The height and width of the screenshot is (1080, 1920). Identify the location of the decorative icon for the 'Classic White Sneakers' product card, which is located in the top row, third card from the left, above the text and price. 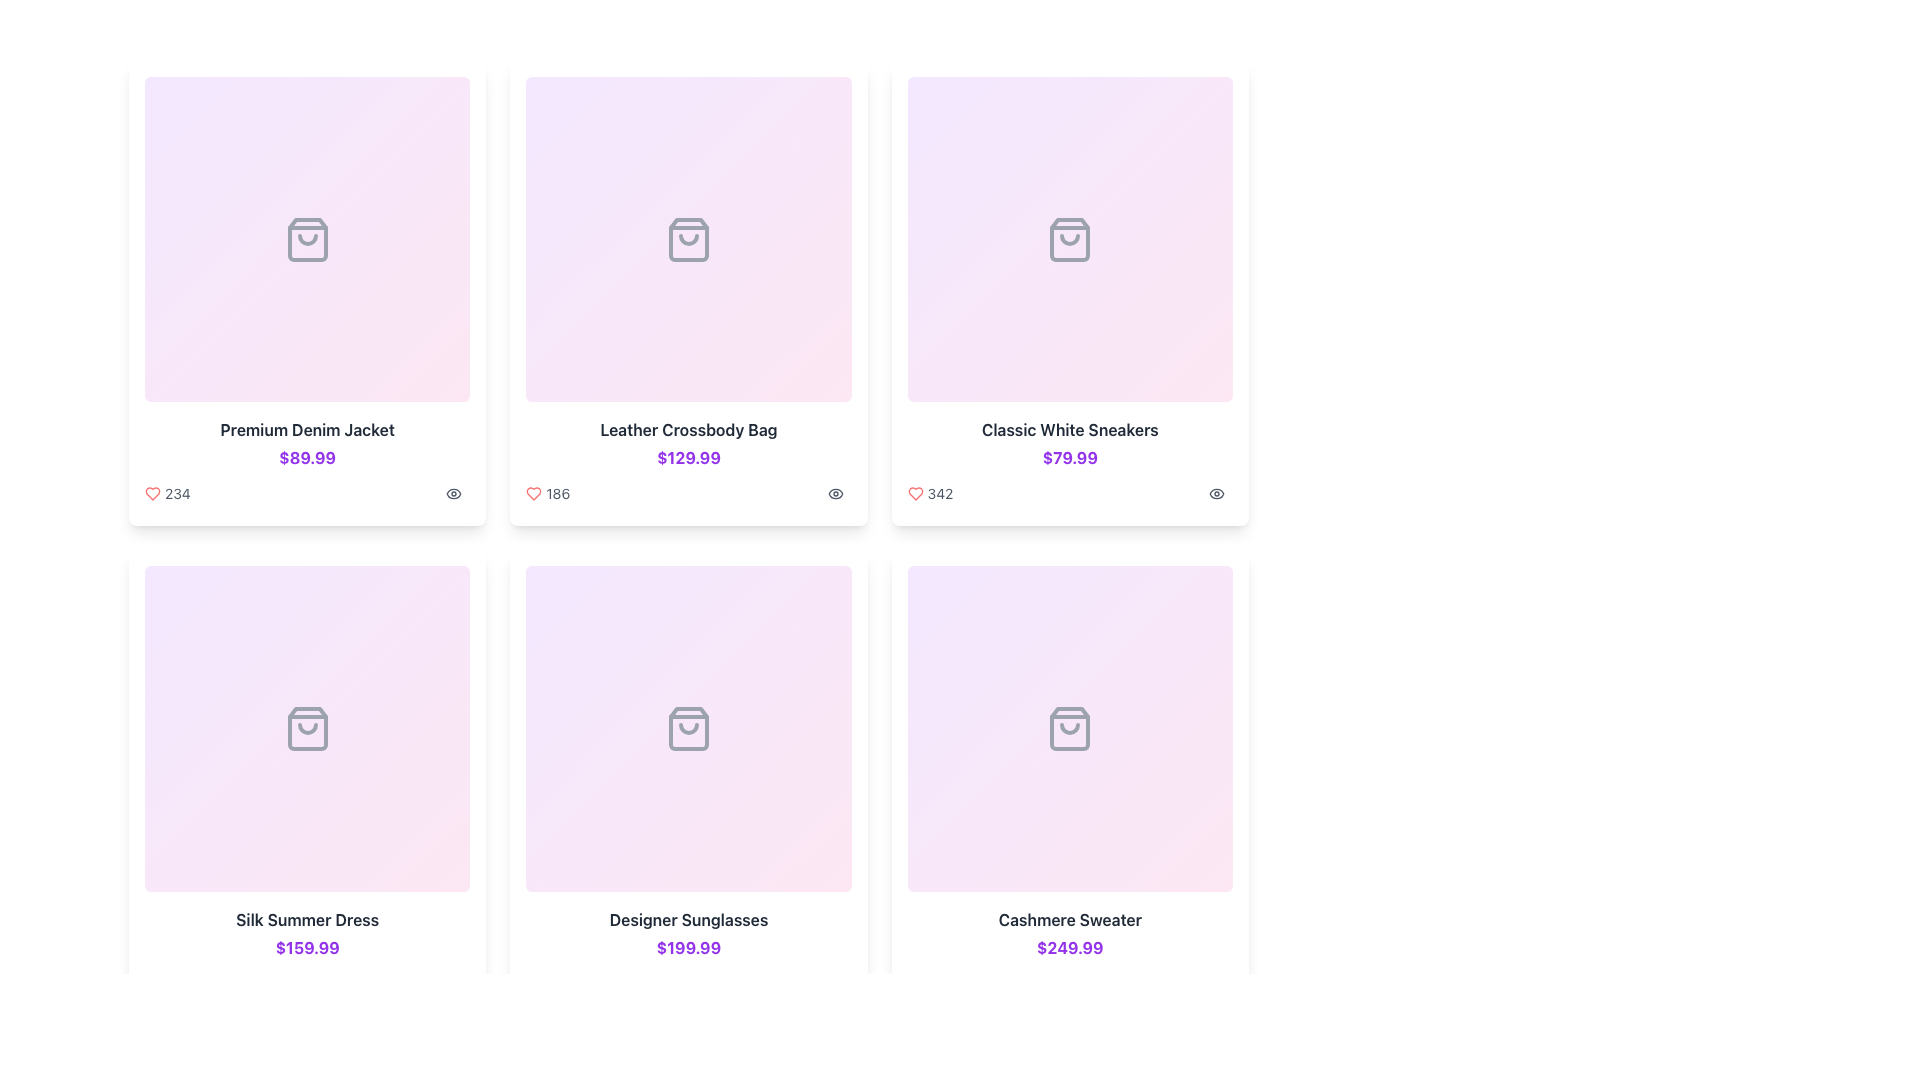
(1069, 238).